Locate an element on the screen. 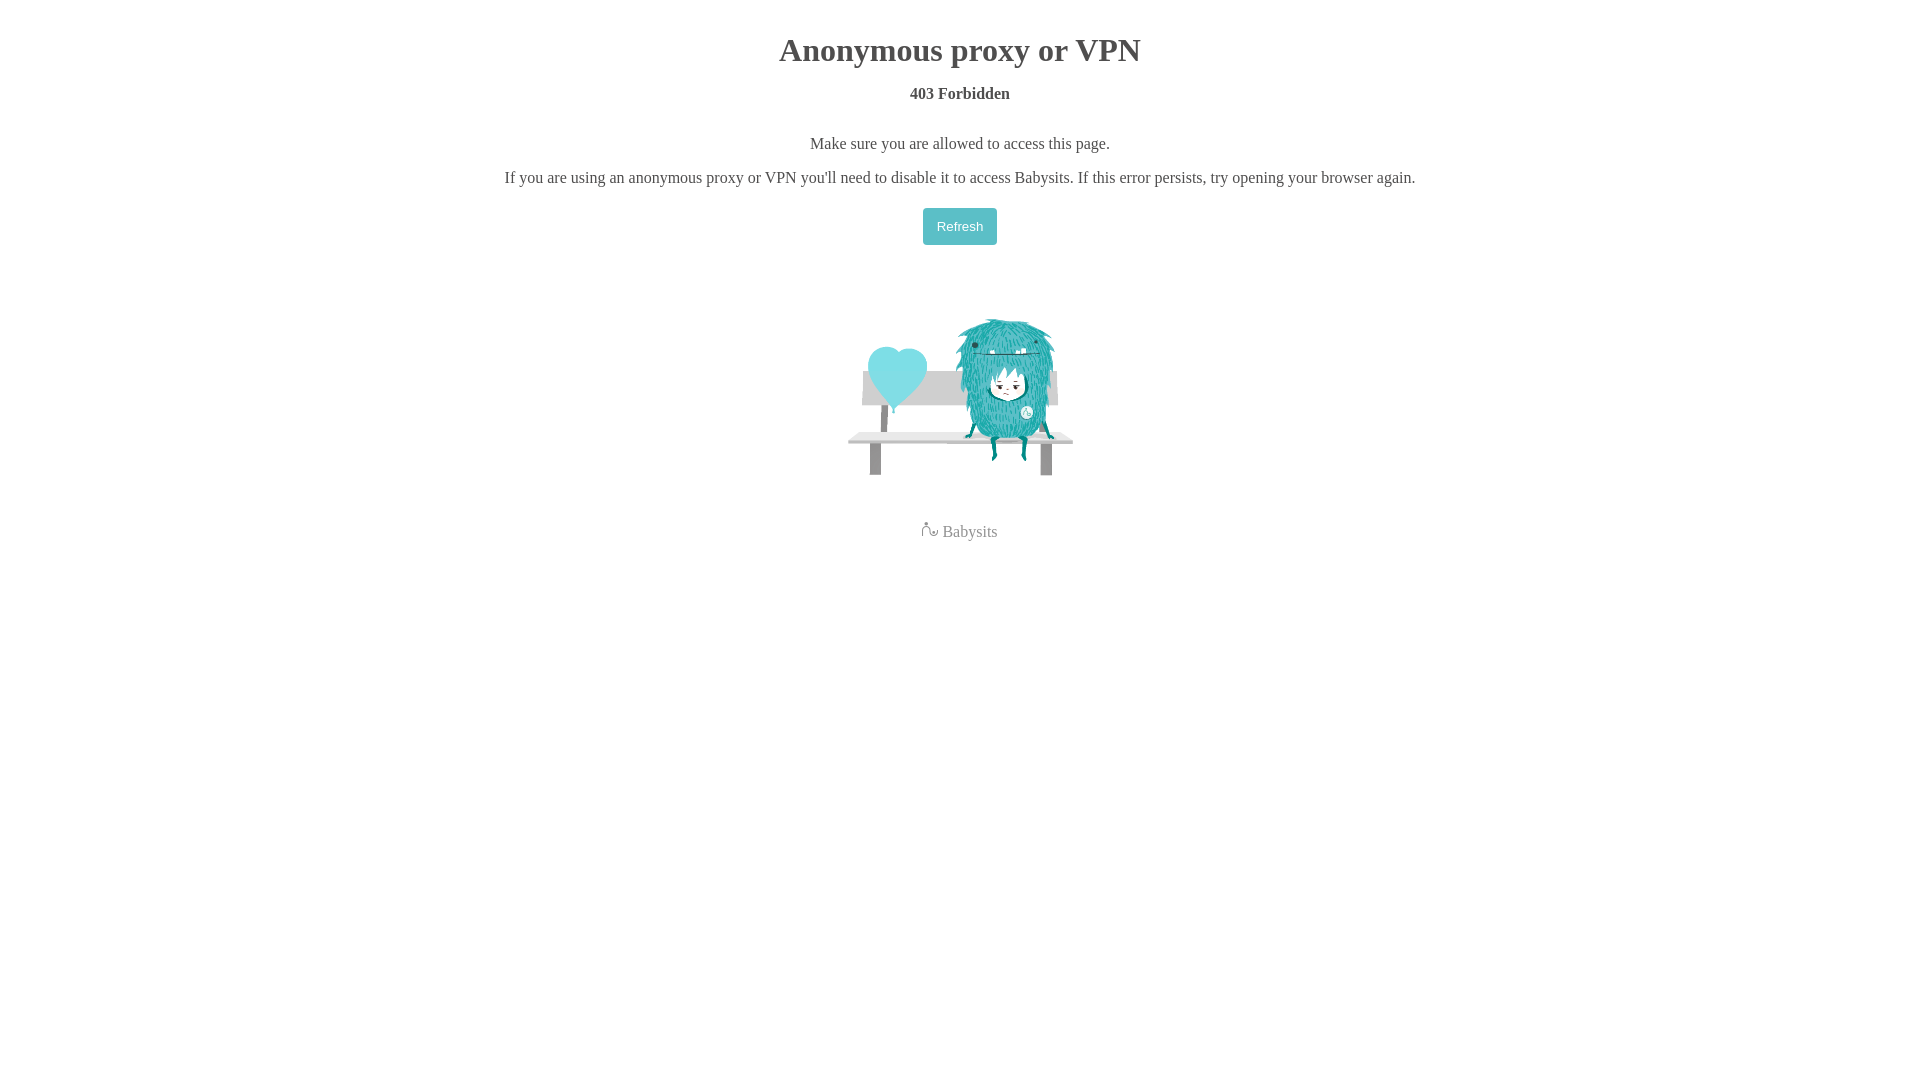 The image size is (1920, 1080). 'Refresh' is located at coordinates (921, 225).